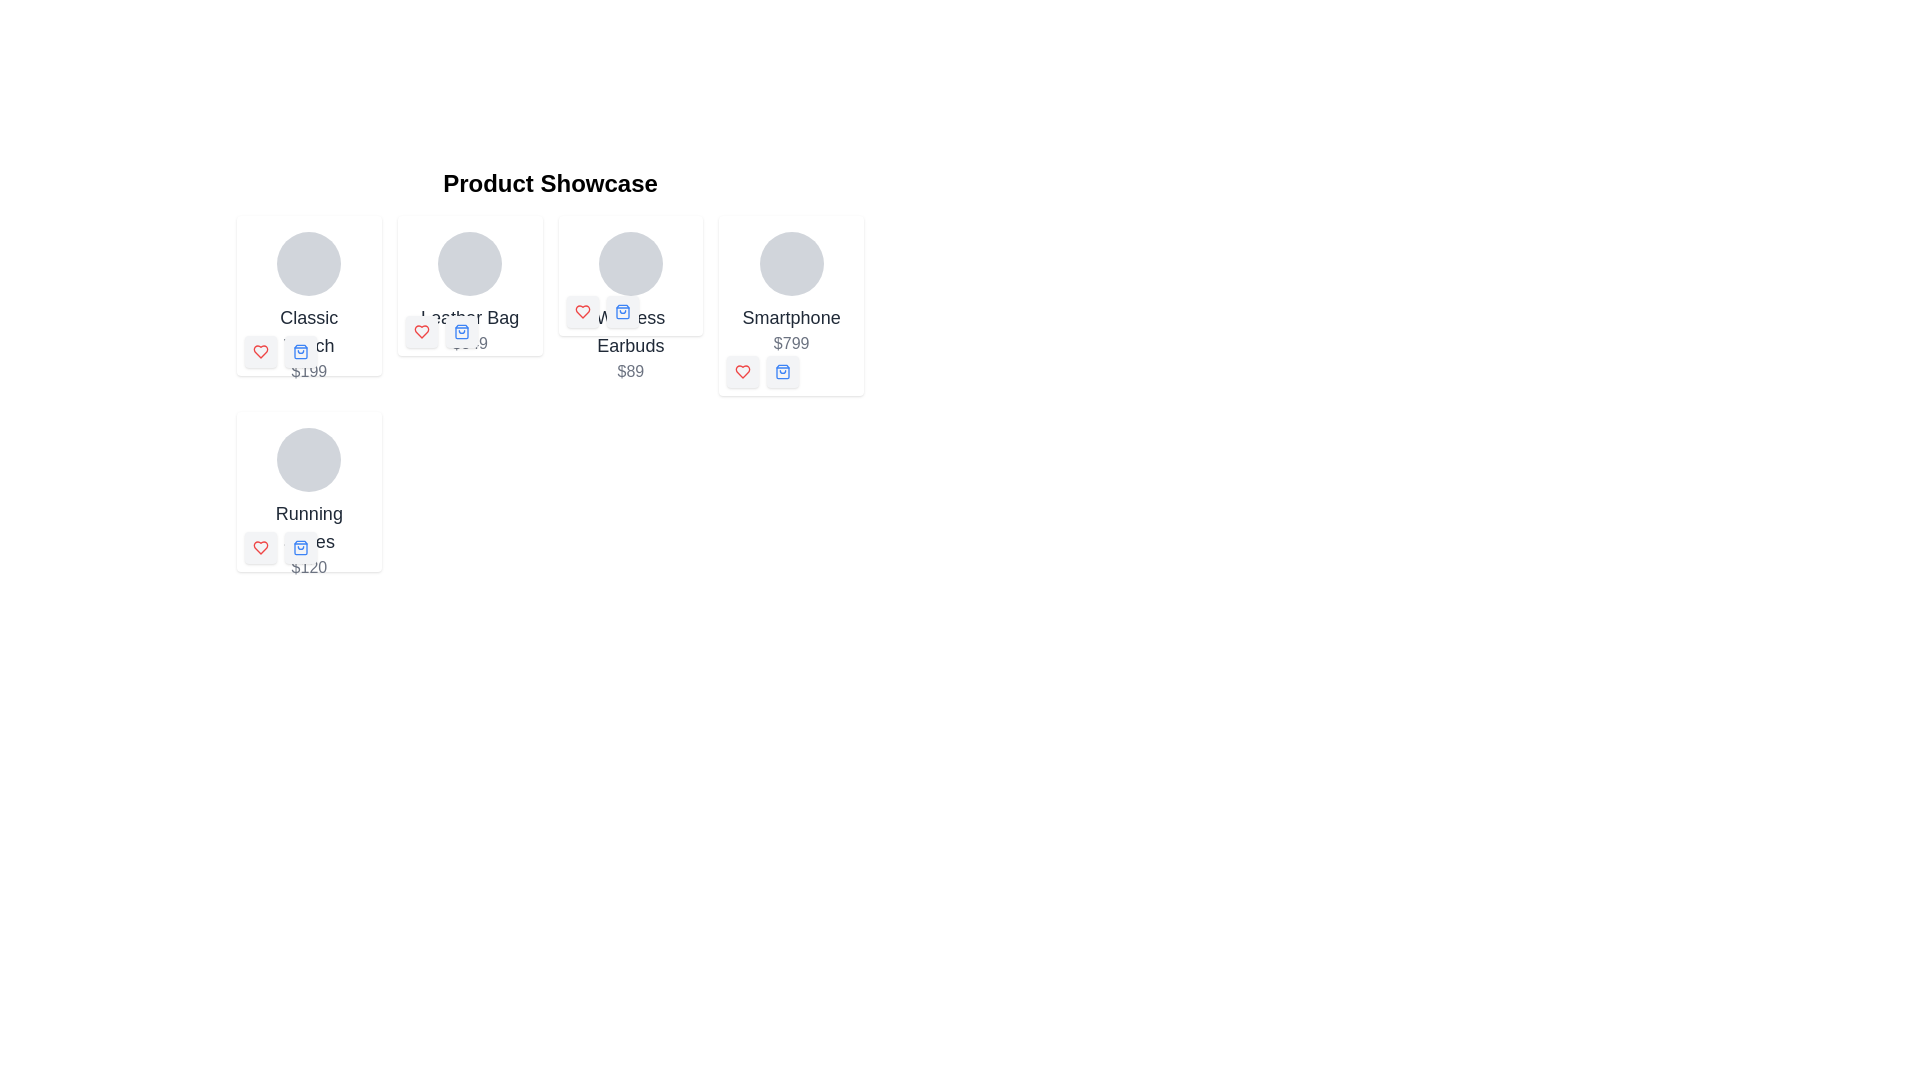 The image size is (1920, 1080). I want to click on the heart icon located at the bottom-left of the product card labeled 'Wireless Earbuds $89', so click(581, 312).